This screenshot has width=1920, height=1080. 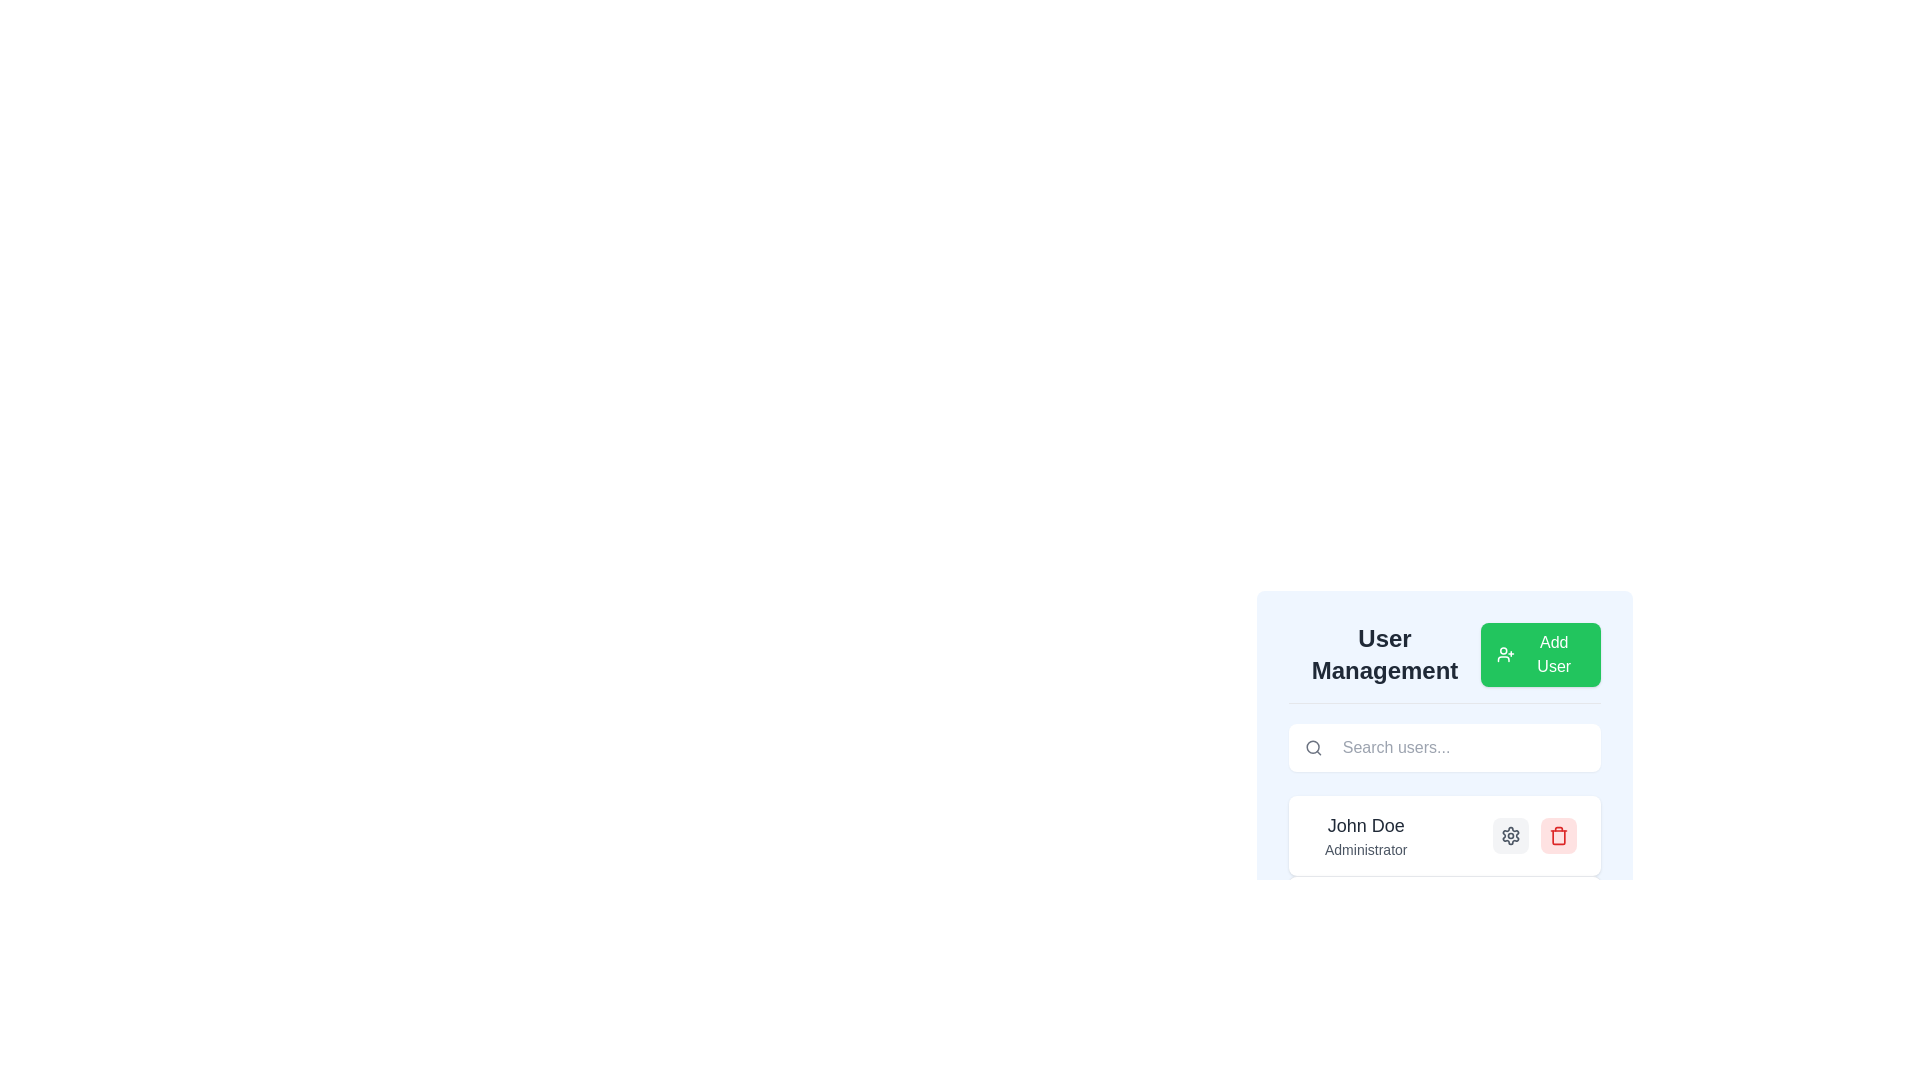 I want to click on the text display that shows the user's name and role within the 'User Management' card layout, located in the lower-right section of the interface, so click(x=1360, y=836).